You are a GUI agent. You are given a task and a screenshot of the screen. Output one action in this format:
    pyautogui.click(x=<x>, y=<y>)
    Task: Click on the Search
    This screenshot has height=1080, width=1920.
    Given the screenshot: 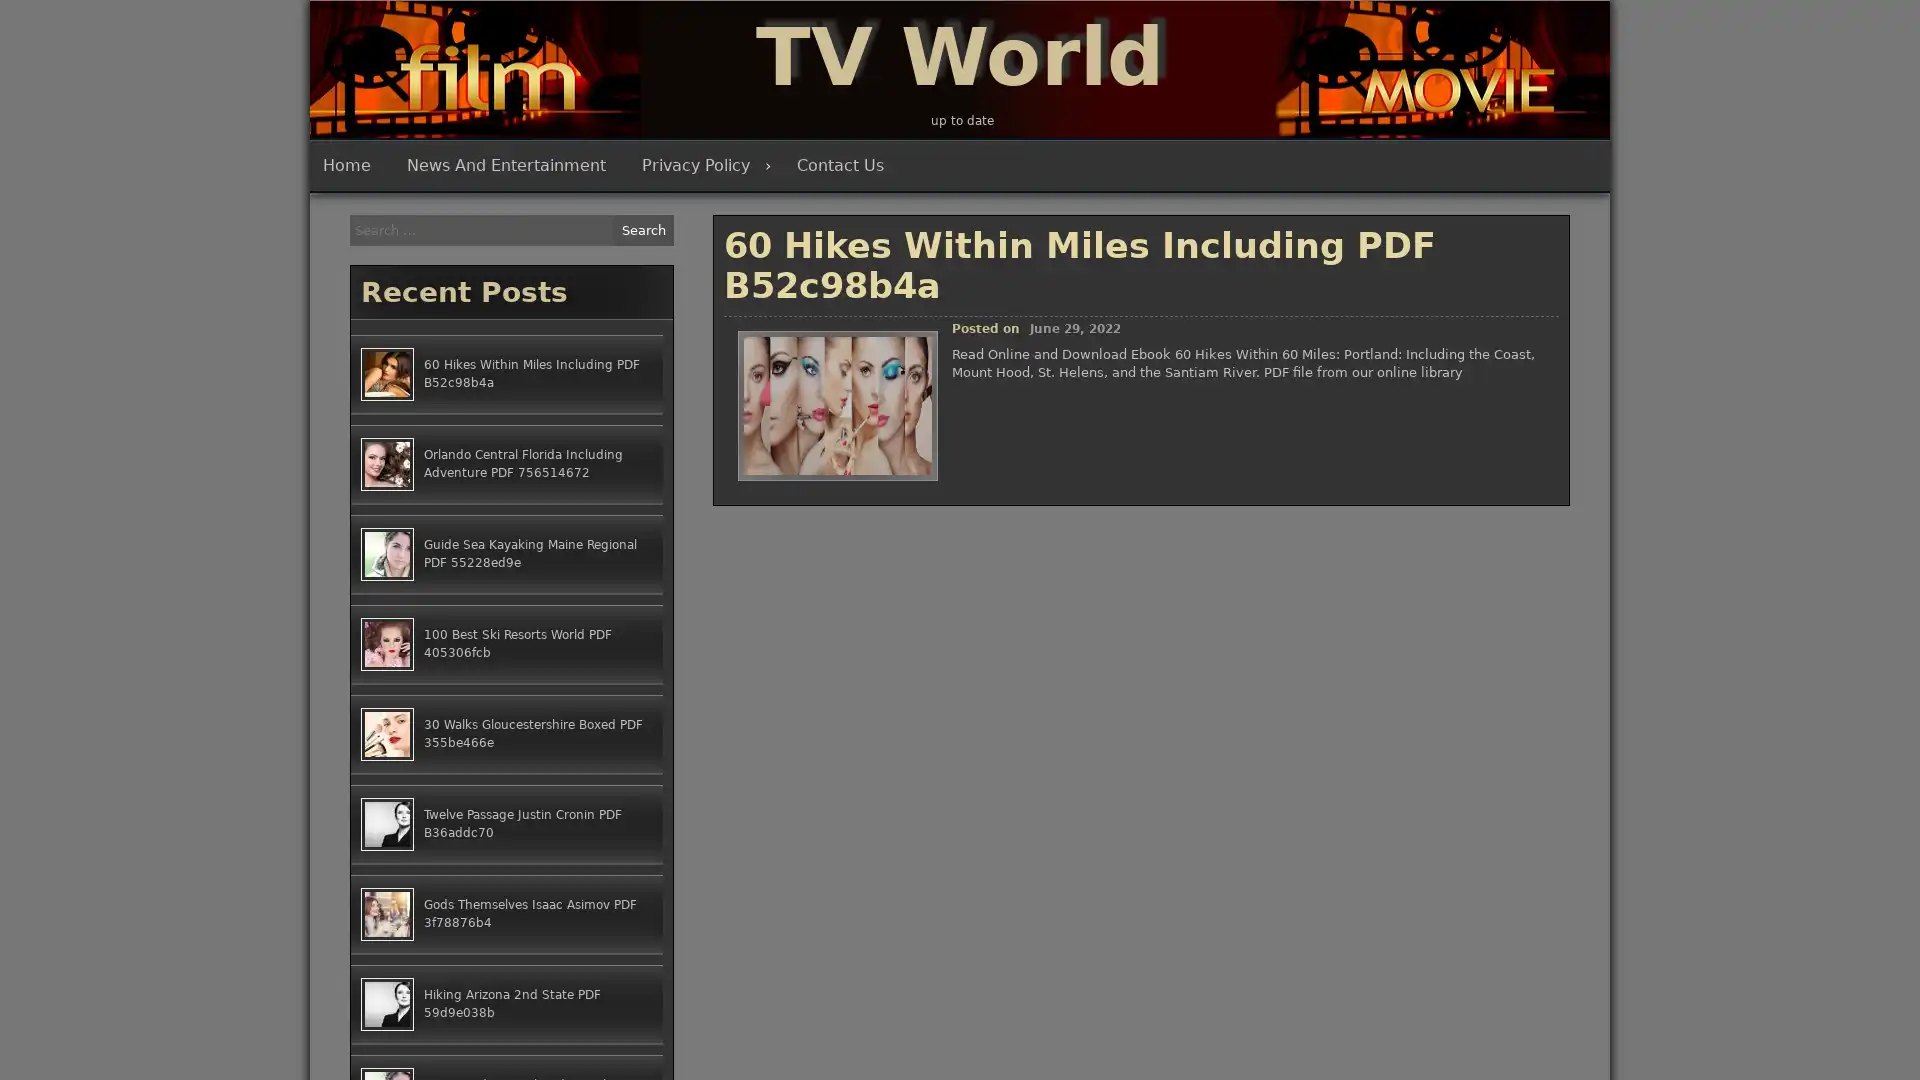 What is the action you would take?
    pyautogui.click(x=643, y=229)
    